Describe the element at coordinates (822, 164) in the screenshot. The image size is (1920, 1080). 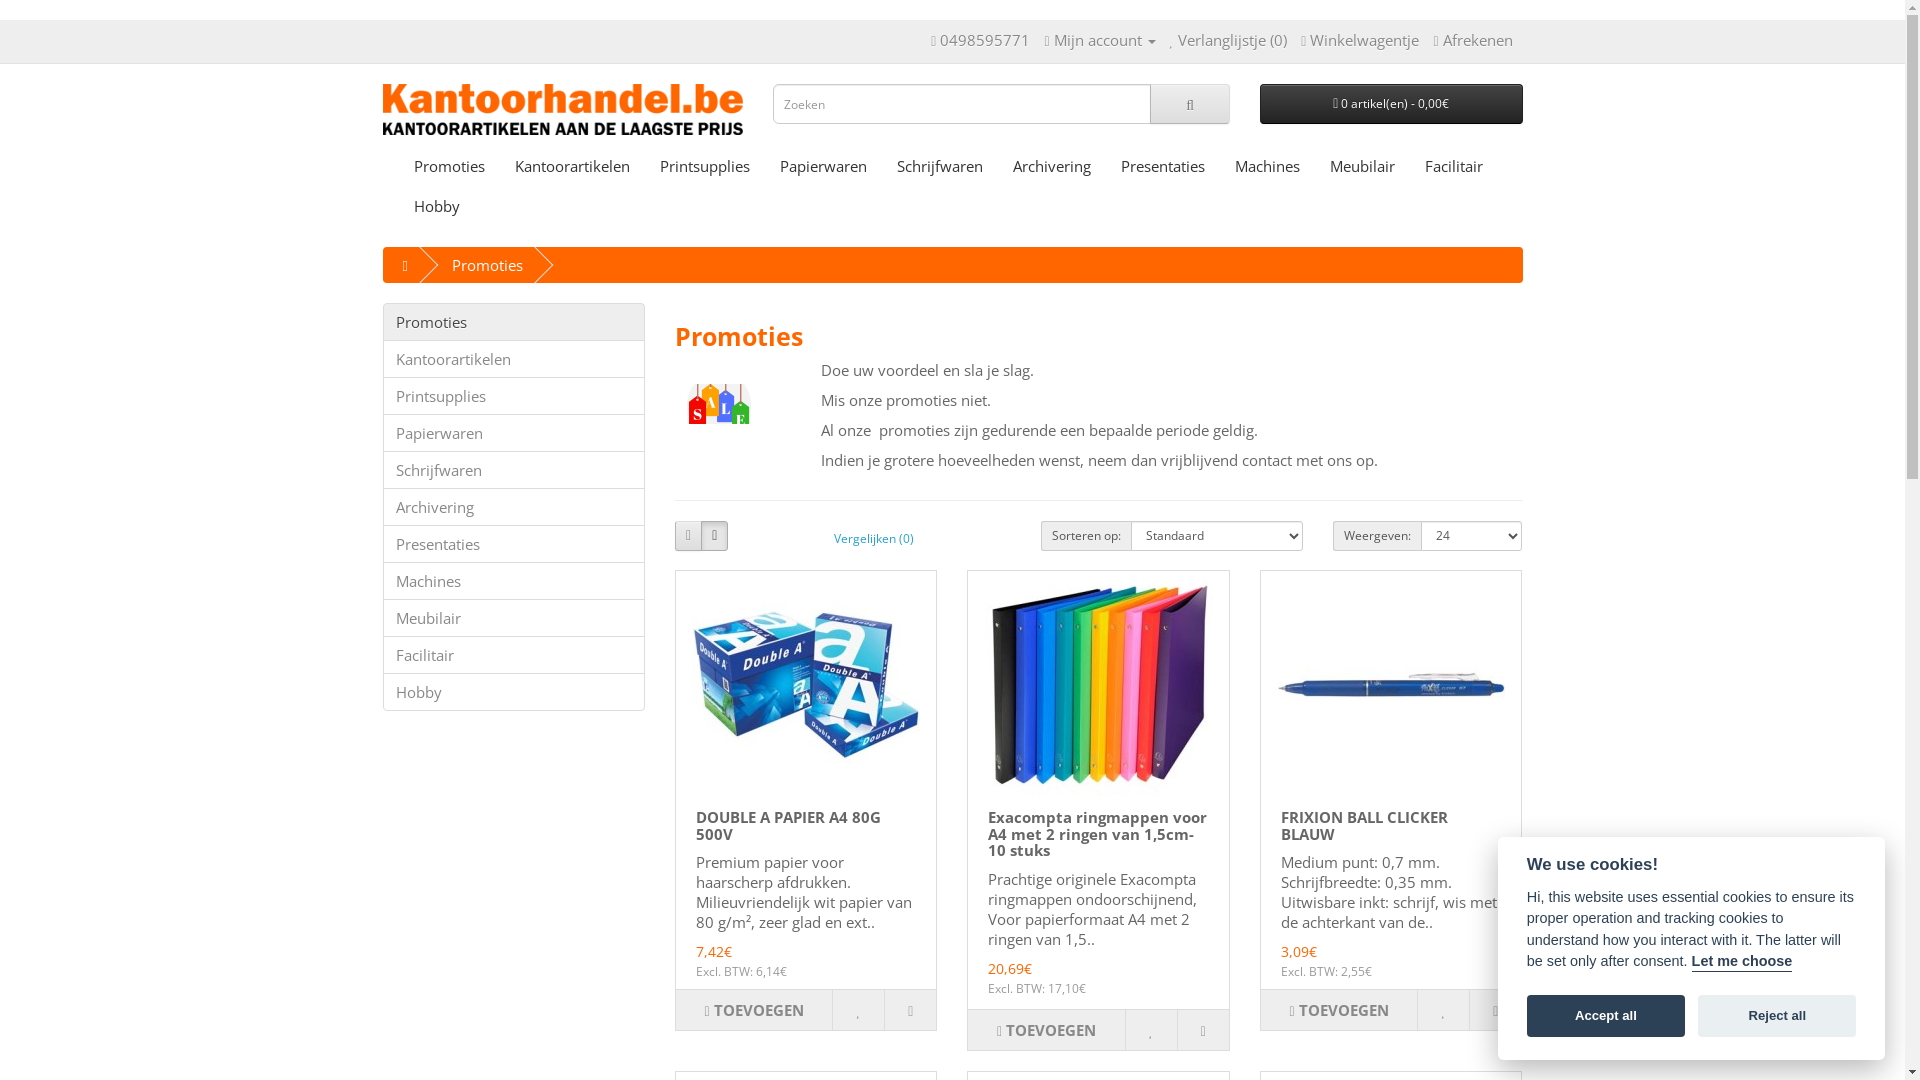
I see `'Papierwaren'` at that location.